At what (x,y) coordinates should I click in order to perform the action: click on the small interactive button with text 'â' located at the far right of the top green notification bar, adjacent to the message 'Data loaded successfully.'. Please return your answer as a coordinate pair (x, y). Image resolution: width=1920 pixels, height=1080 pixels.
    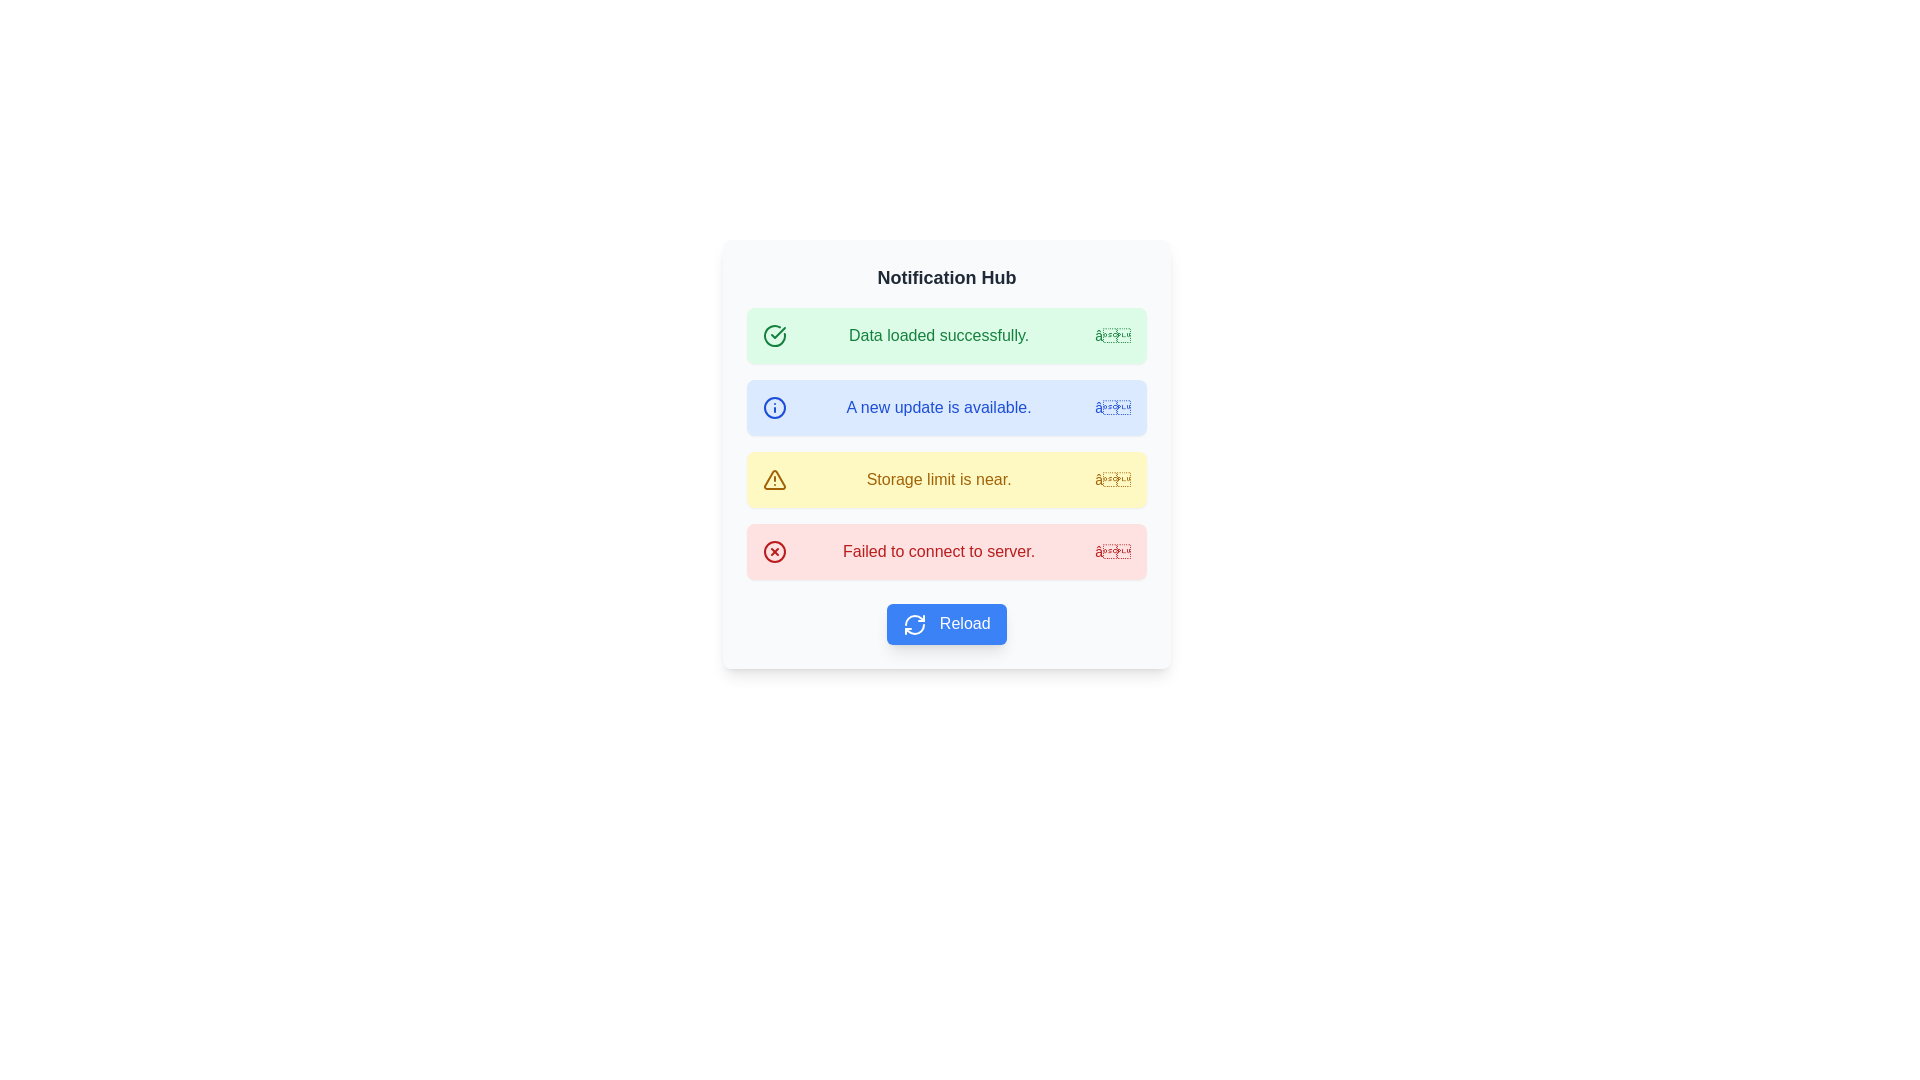
    Looking at the image, I should click on (1112, 334).